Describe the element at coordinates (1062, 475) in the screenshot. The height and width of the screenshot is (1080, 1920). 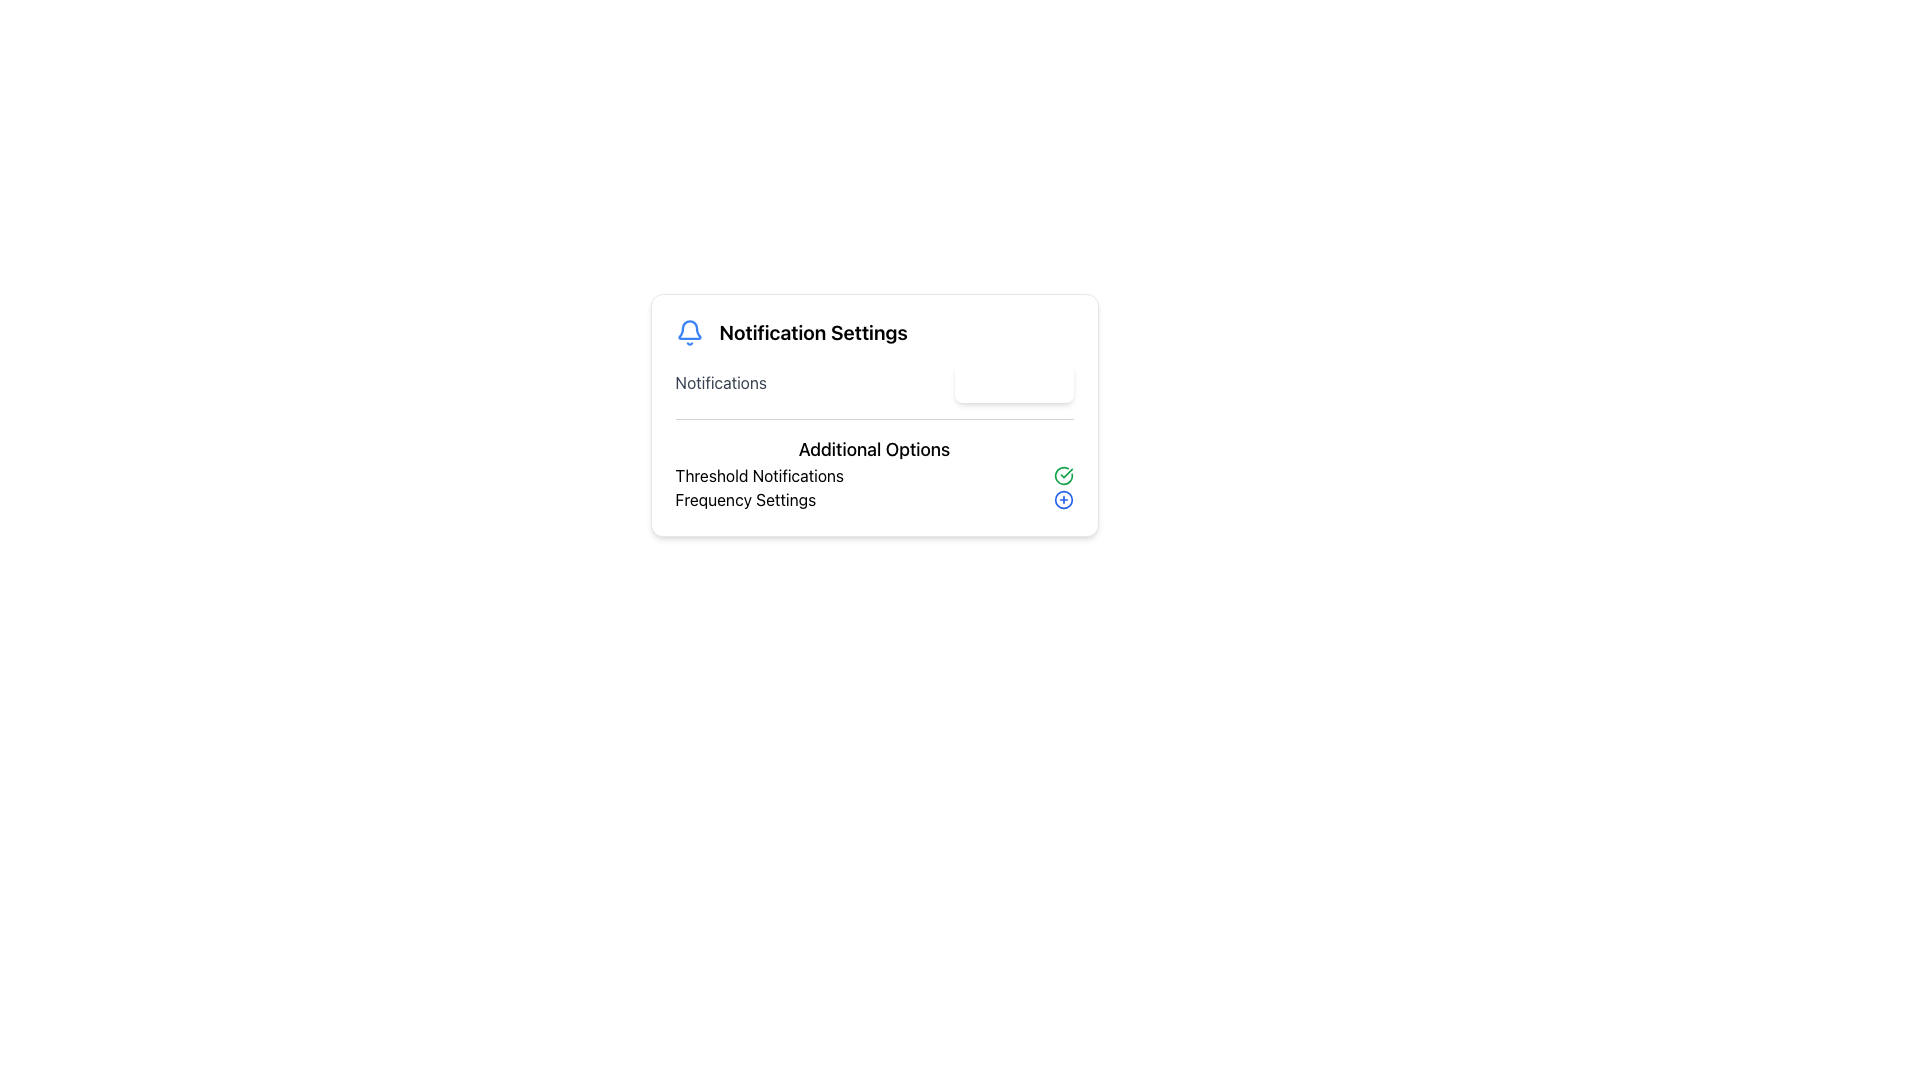
I see `the checkmark SVG icon` at that location.